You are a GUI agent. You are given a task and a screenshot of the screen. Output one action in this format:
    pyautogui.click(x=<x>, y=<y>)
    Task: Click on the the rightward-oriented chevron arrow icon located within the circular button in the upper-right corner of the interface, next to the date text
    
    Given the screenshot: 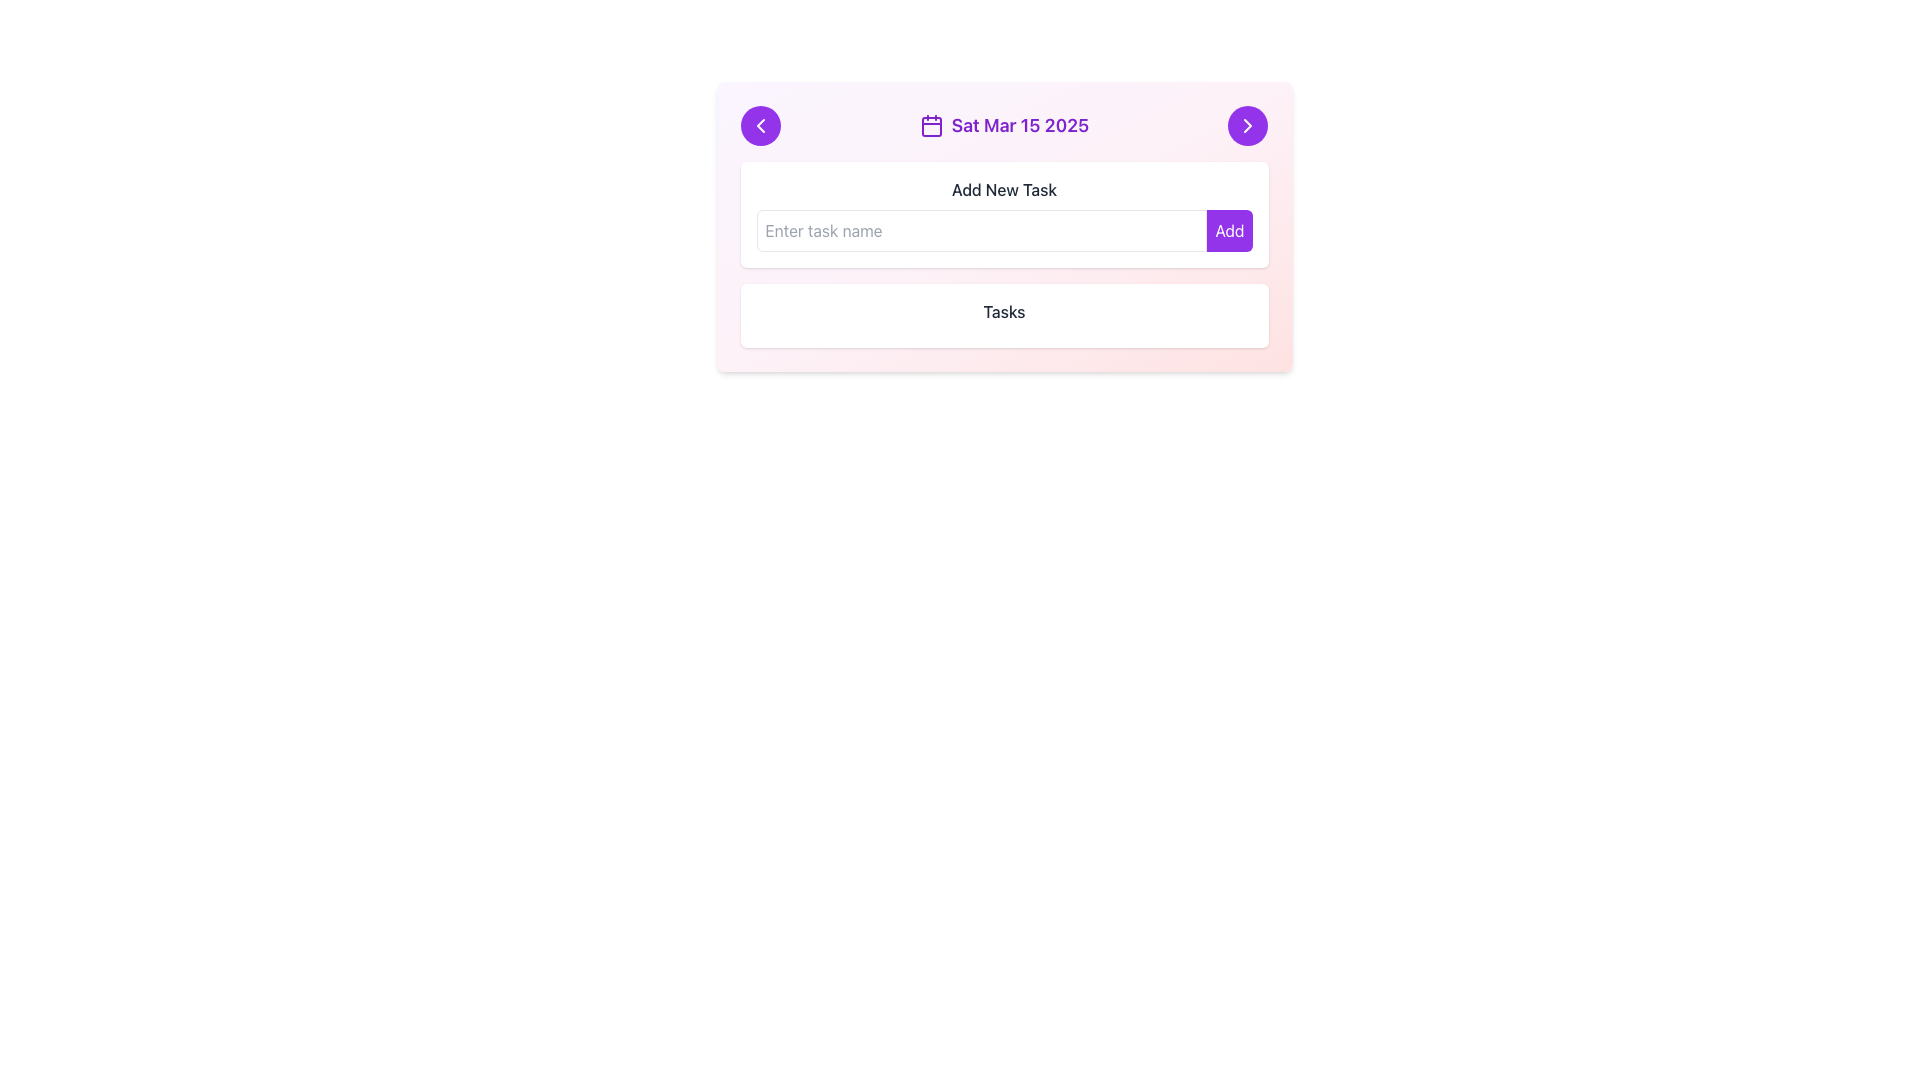 What is the action you would take?
    pyautogui.click(x=1247, y=126)
    